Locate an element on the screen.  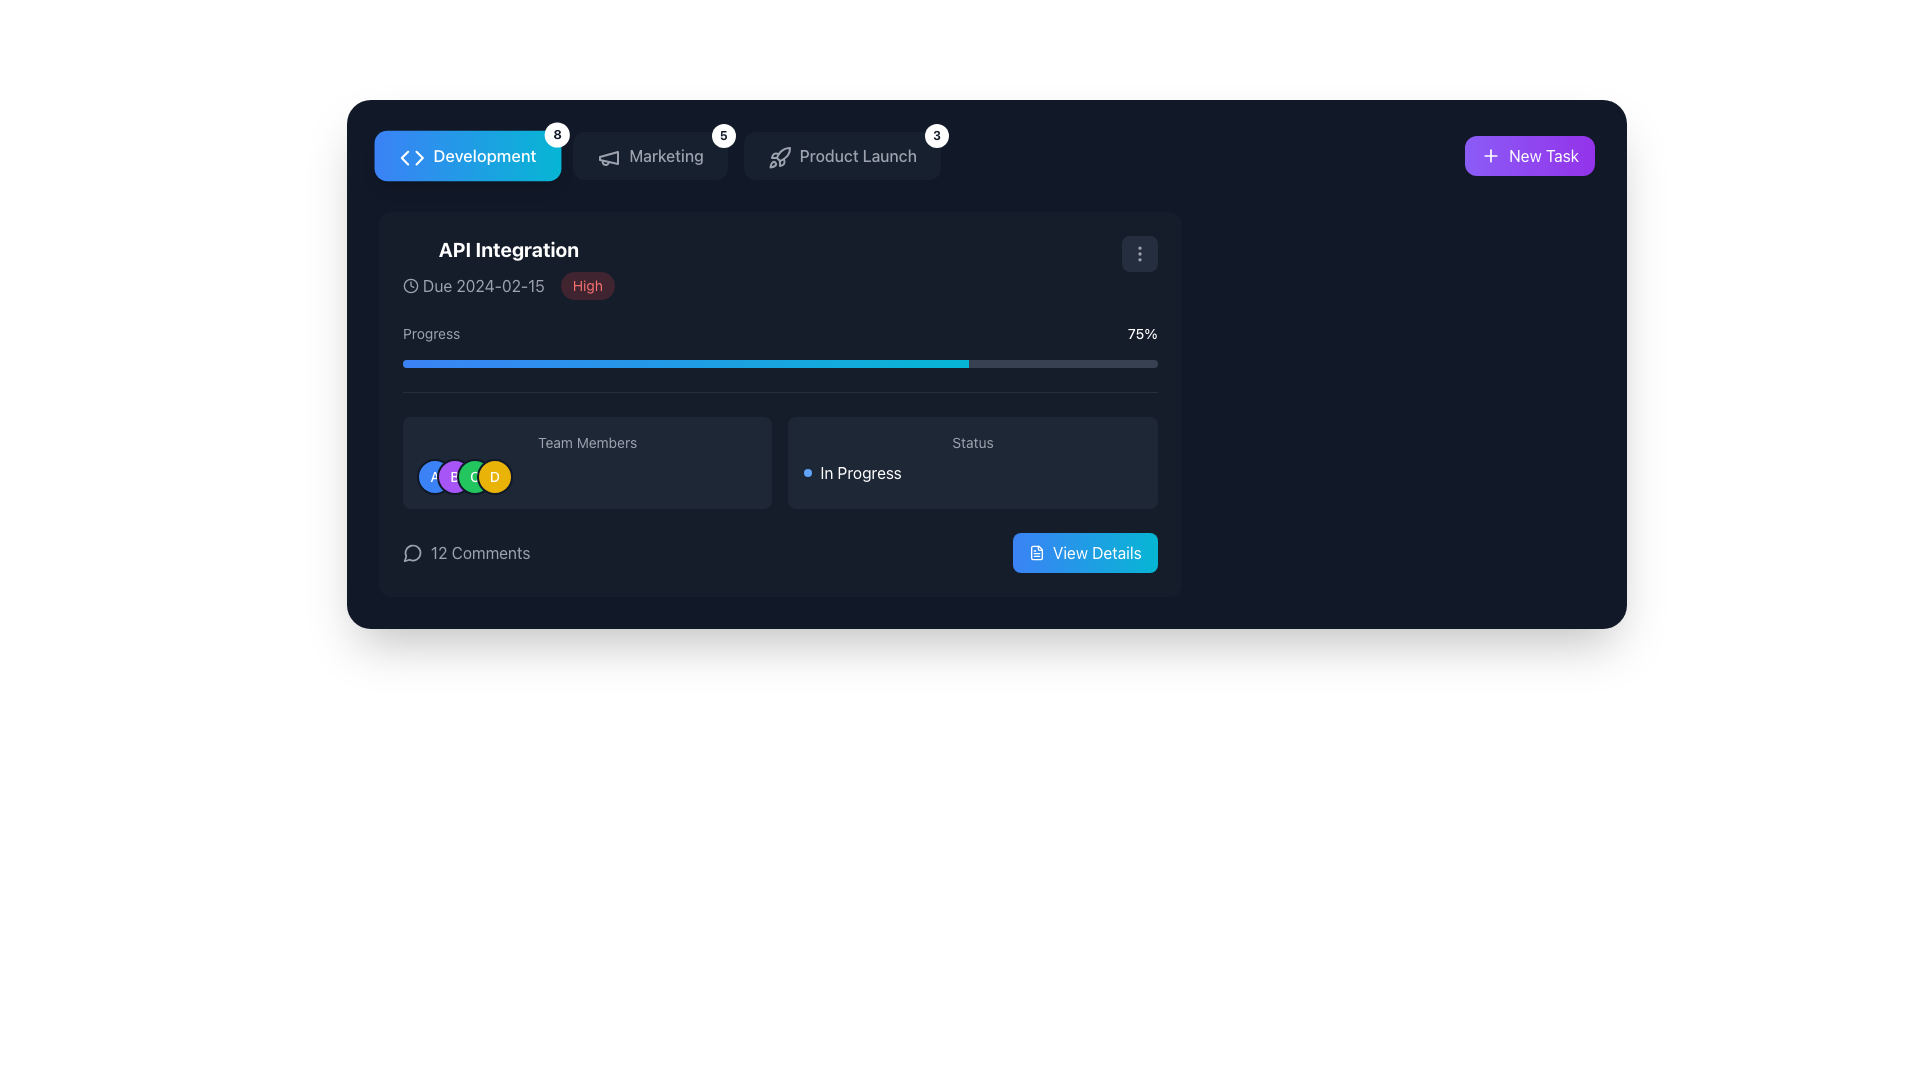
the rectangular button labeled 'Development' with a gradient background to change its visual state is located at coordinates (467, 154).